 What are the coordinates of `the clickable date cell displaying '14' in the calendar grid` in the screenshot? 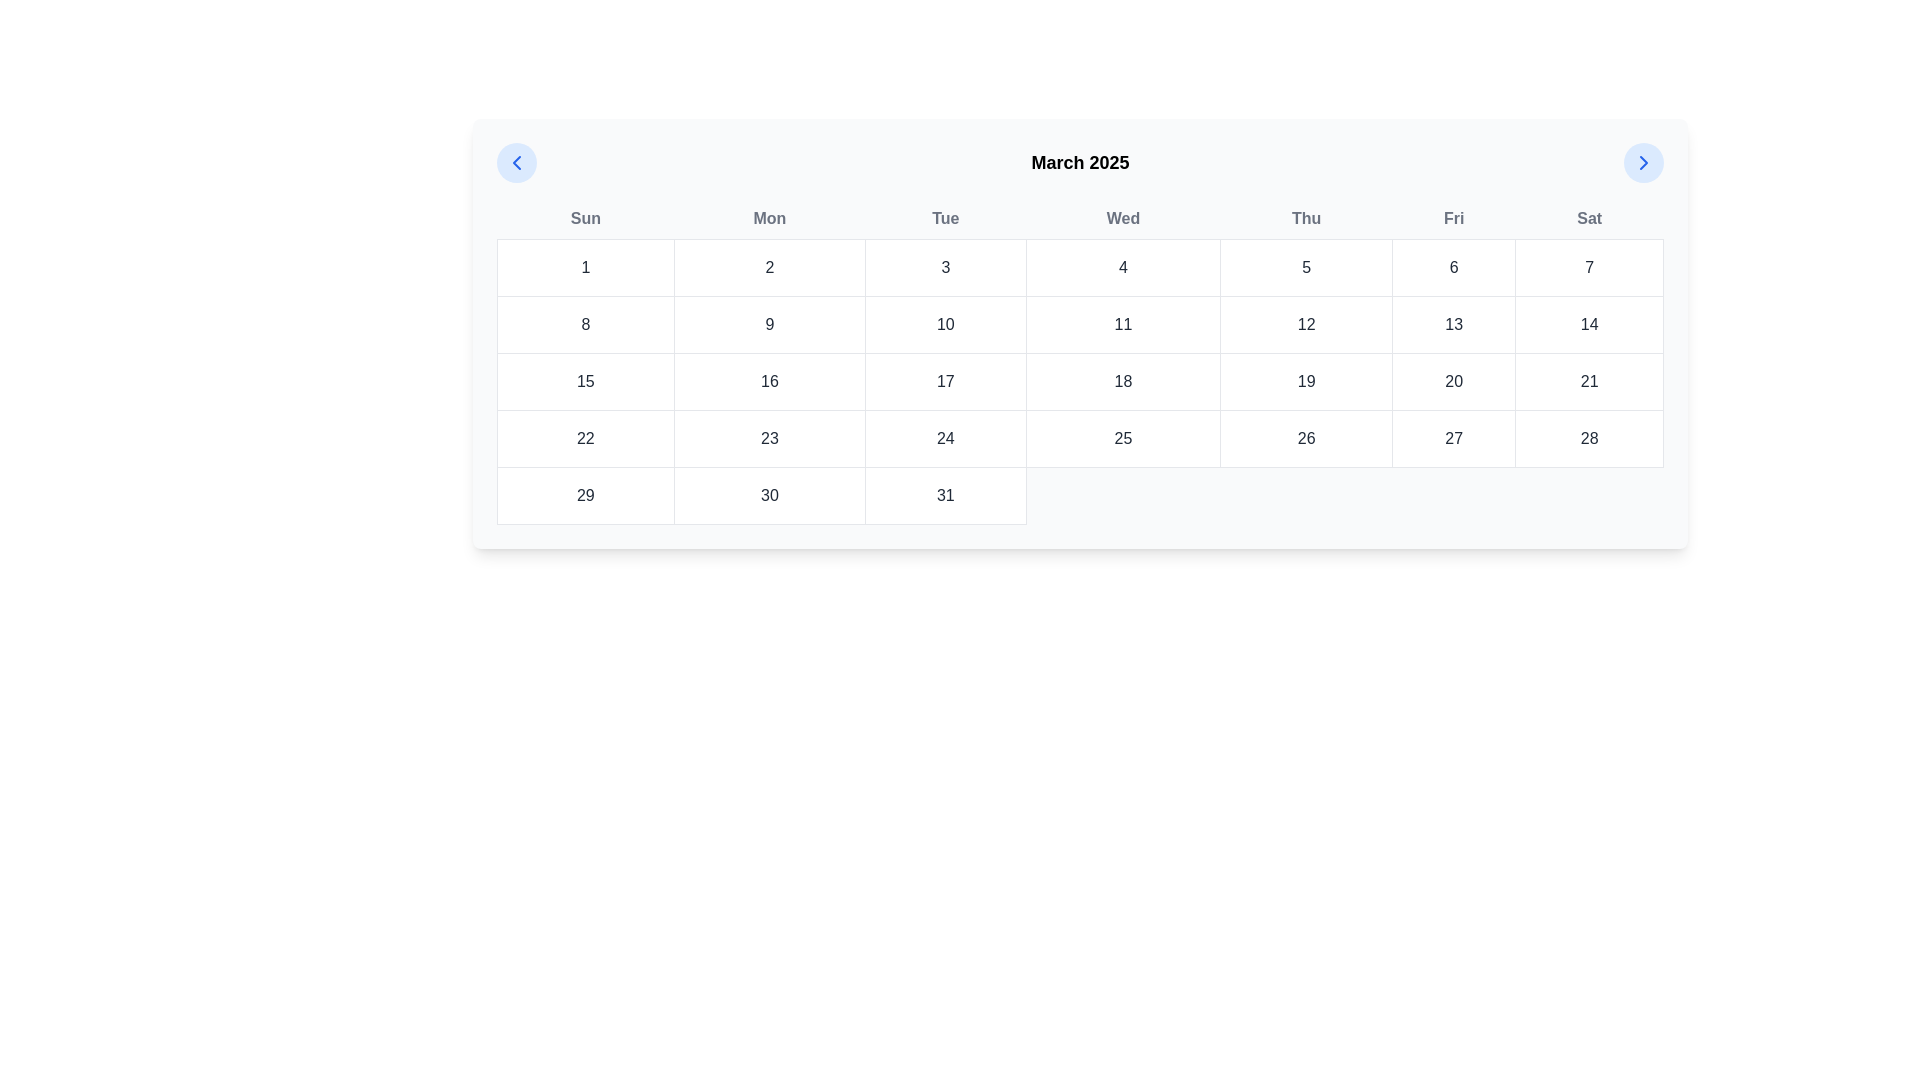 It's located at (1587, 323).